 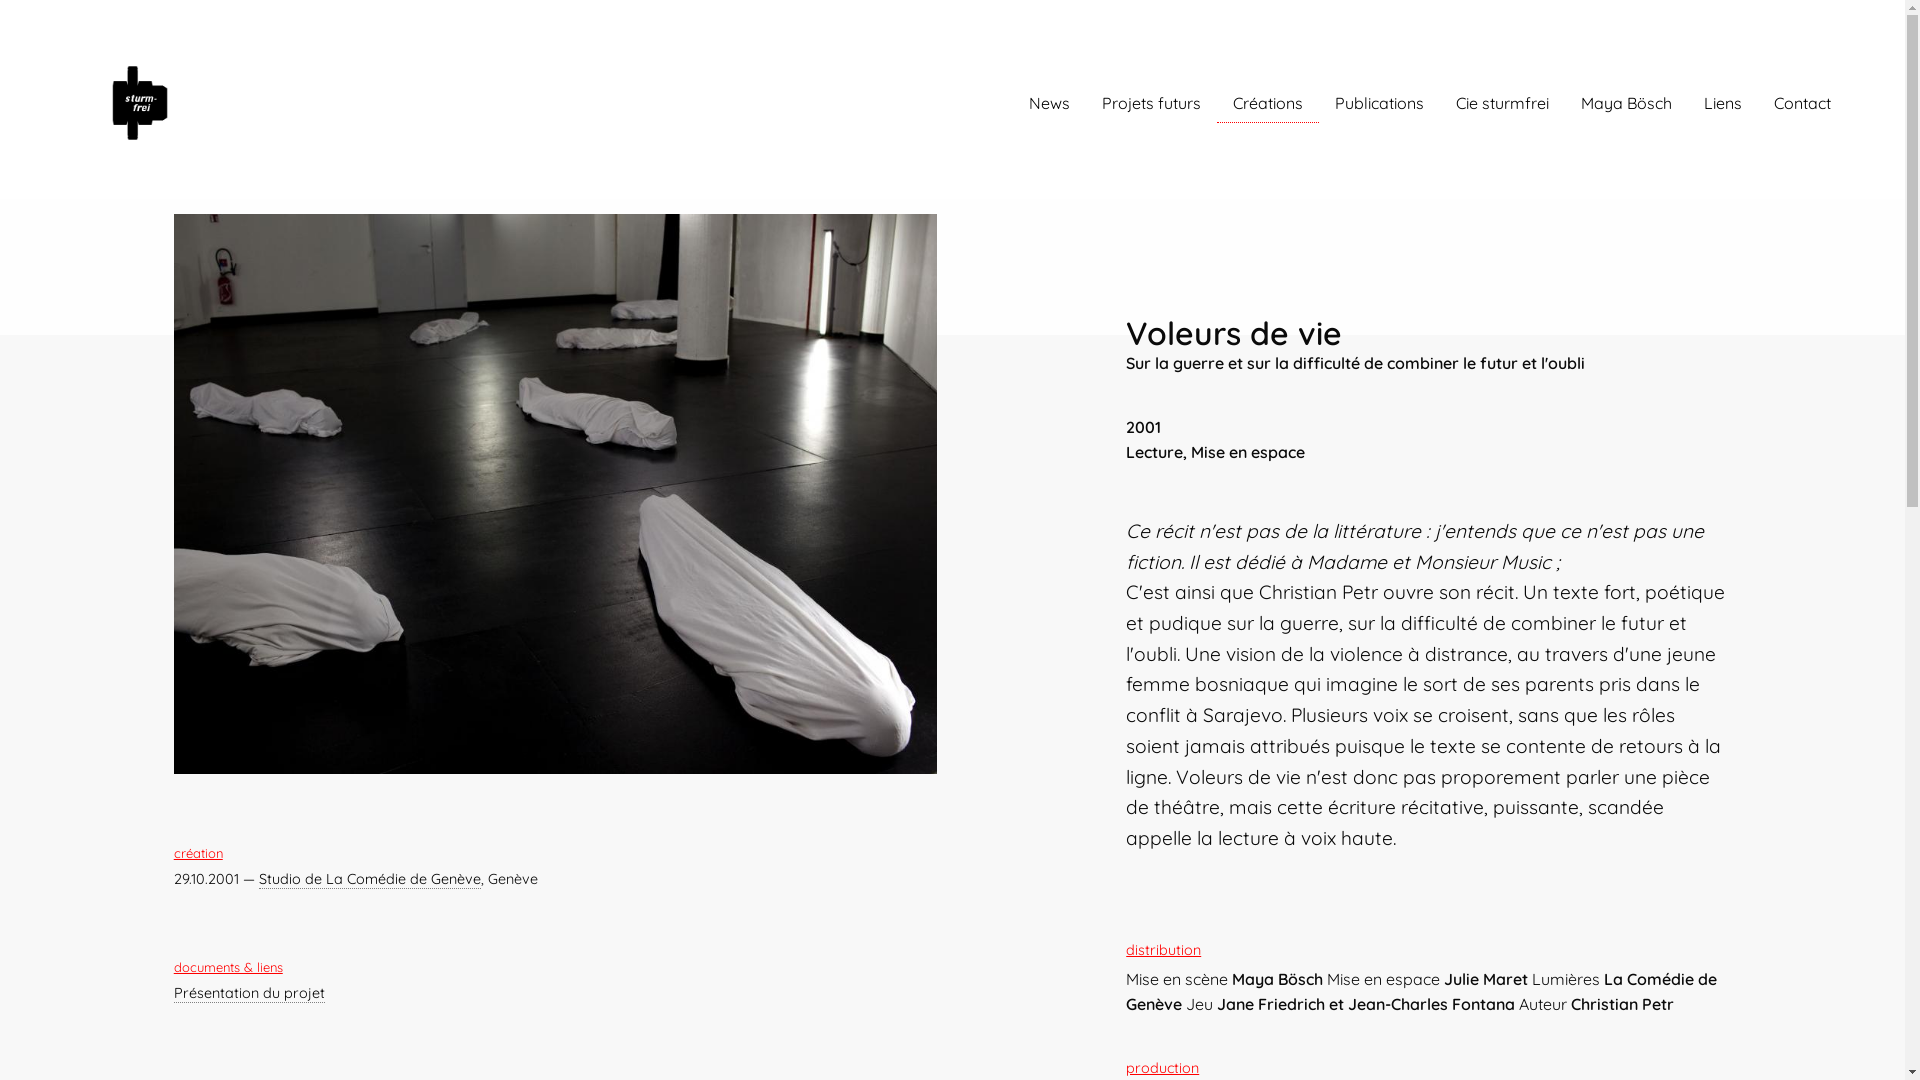 I want to click on 'Liens', so click(x=1722, y=103).